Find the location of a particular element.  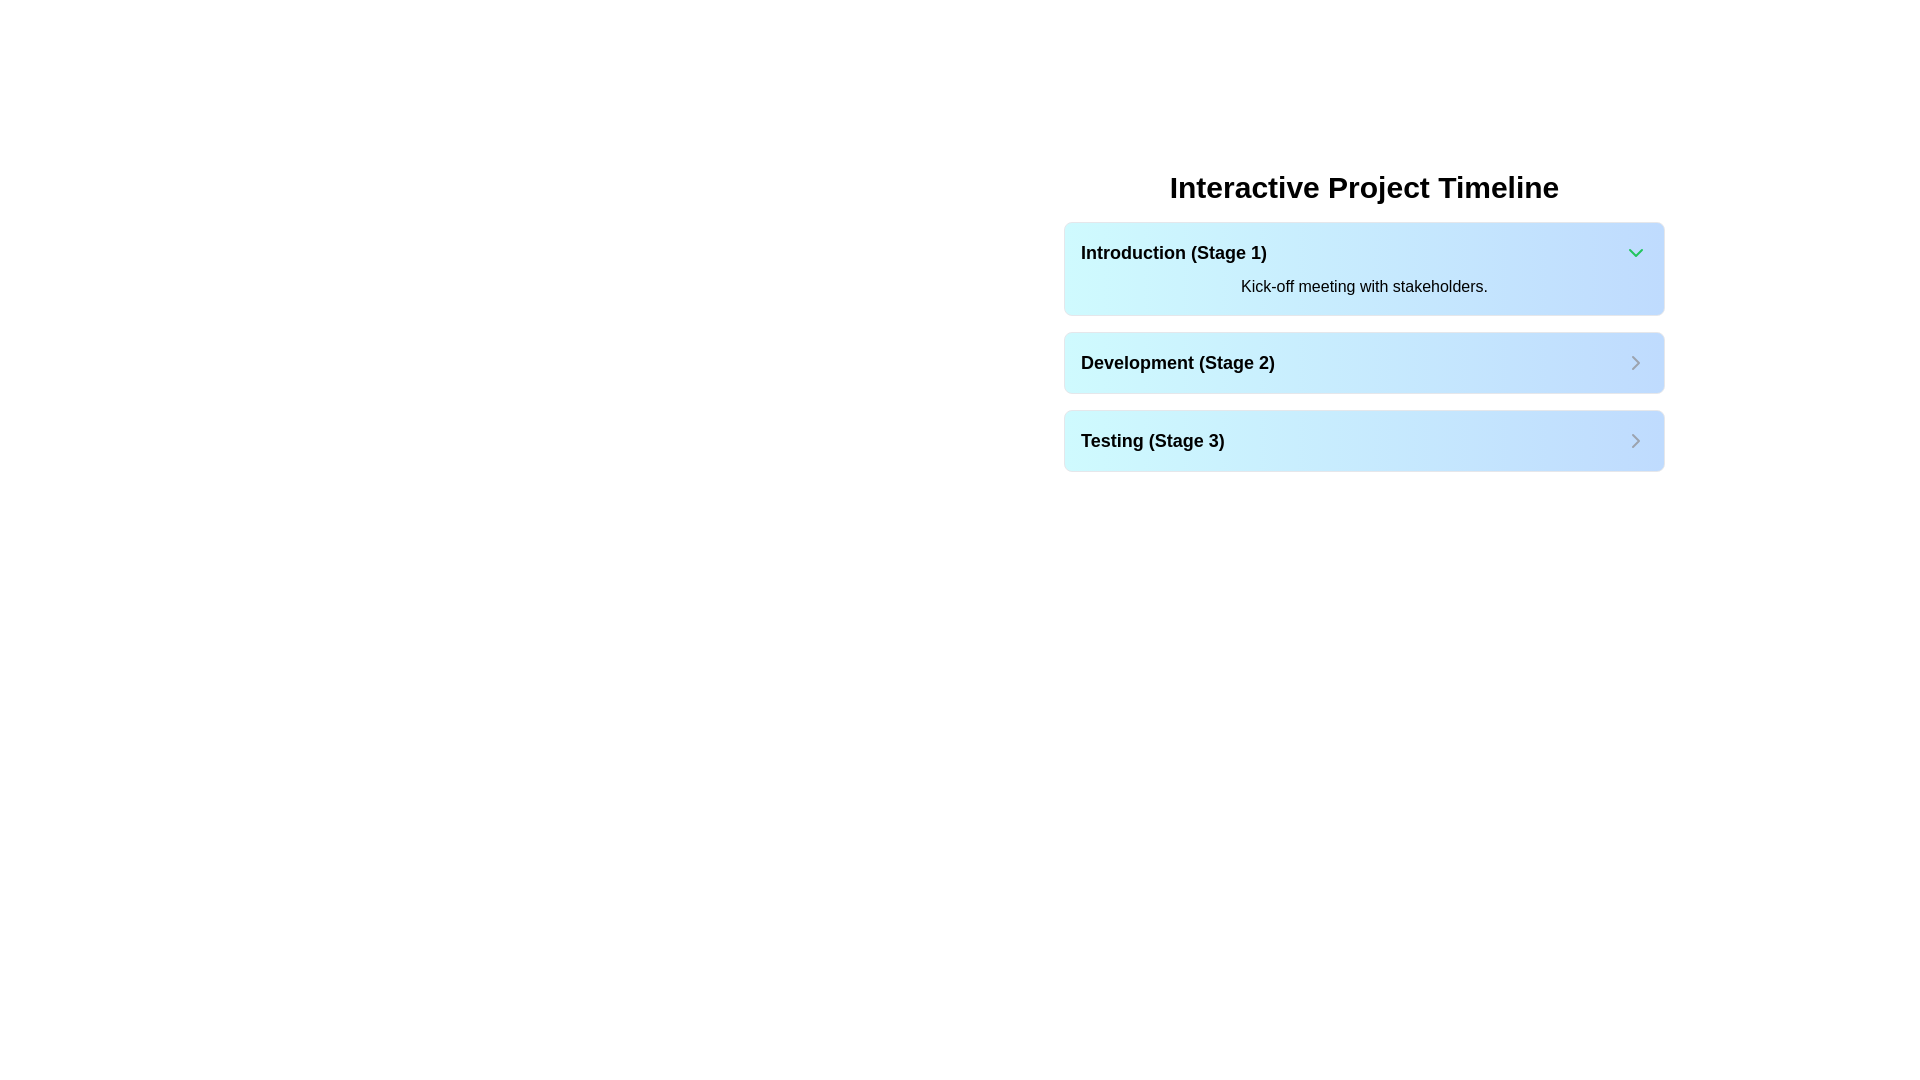

the text label that describes the 'Introduction' phase of the project timeline, positioned below the title and aligned to the left is located at coordinates (1363, 286).